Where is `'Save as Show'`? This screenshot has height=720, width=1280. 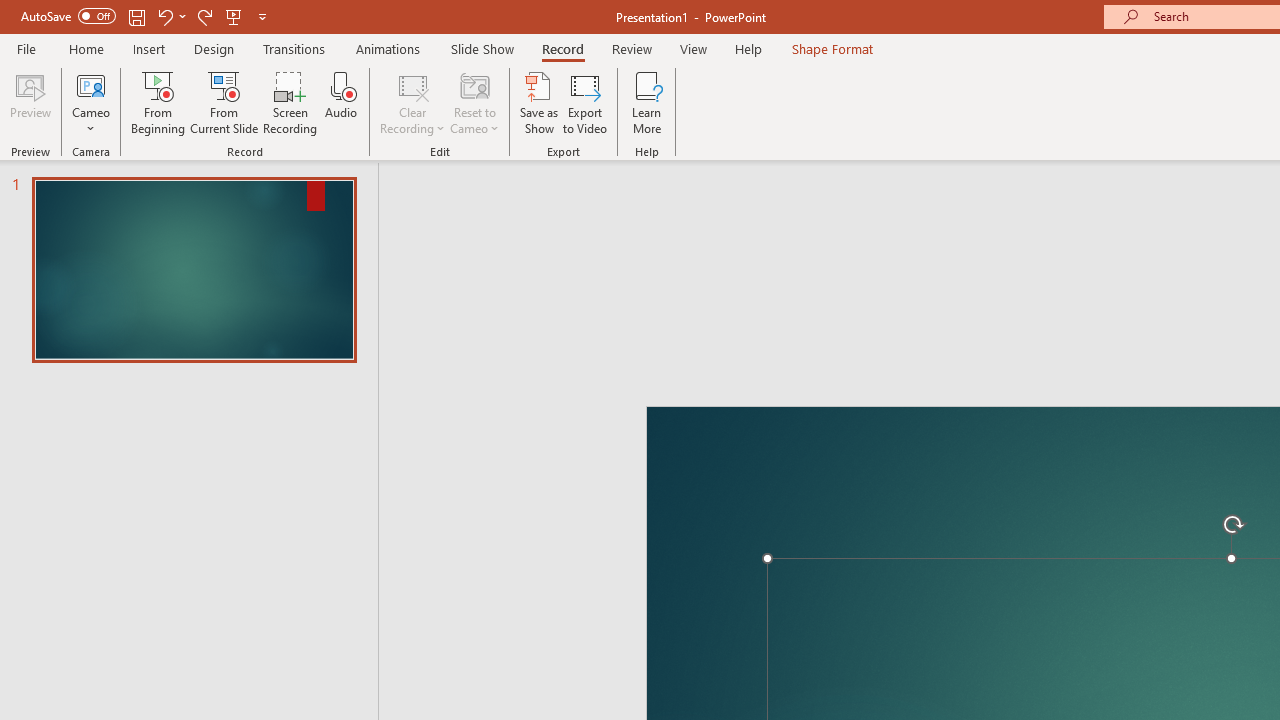 'Save as Show' is located at coordinates (539, 103).